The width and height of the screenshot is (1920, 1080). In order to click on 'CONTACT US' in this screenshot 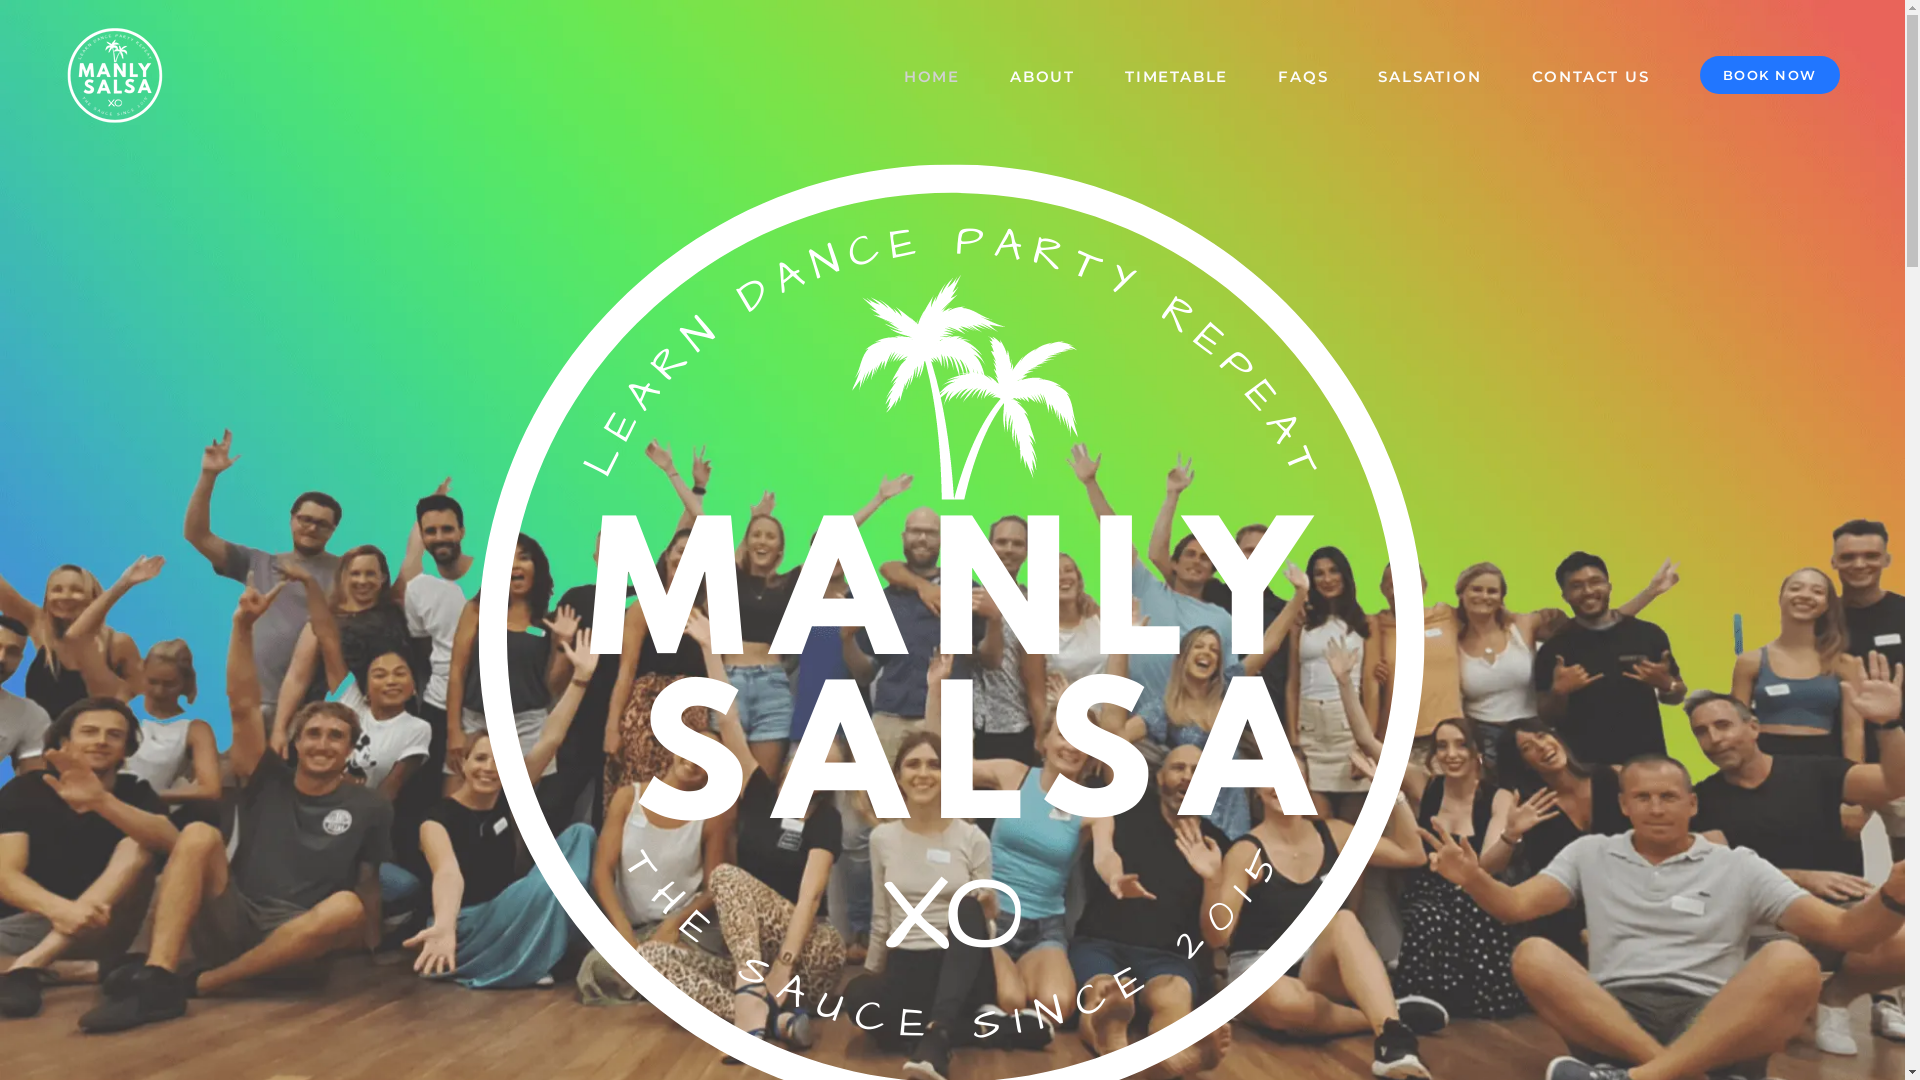, I will do `click(1589, 73)`.